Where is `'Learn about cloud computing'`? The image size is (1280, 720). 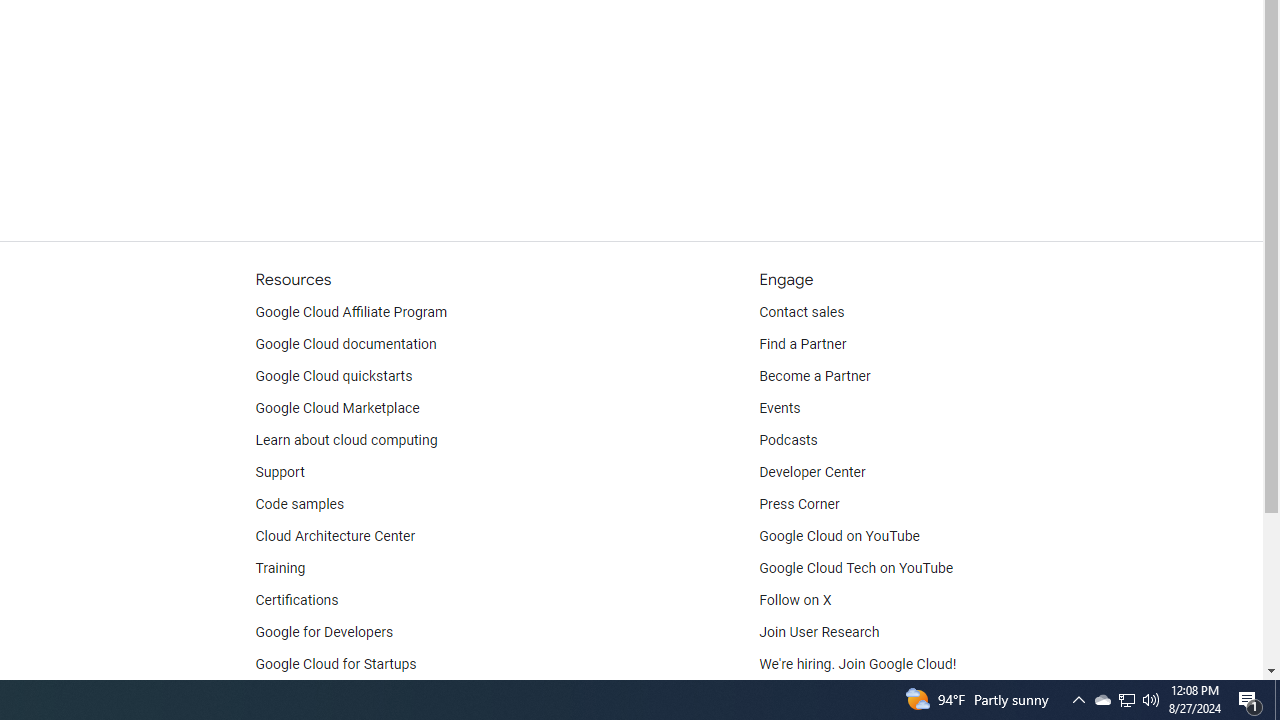
'Learn about cloud computing' is located at coordinates (346, 440).